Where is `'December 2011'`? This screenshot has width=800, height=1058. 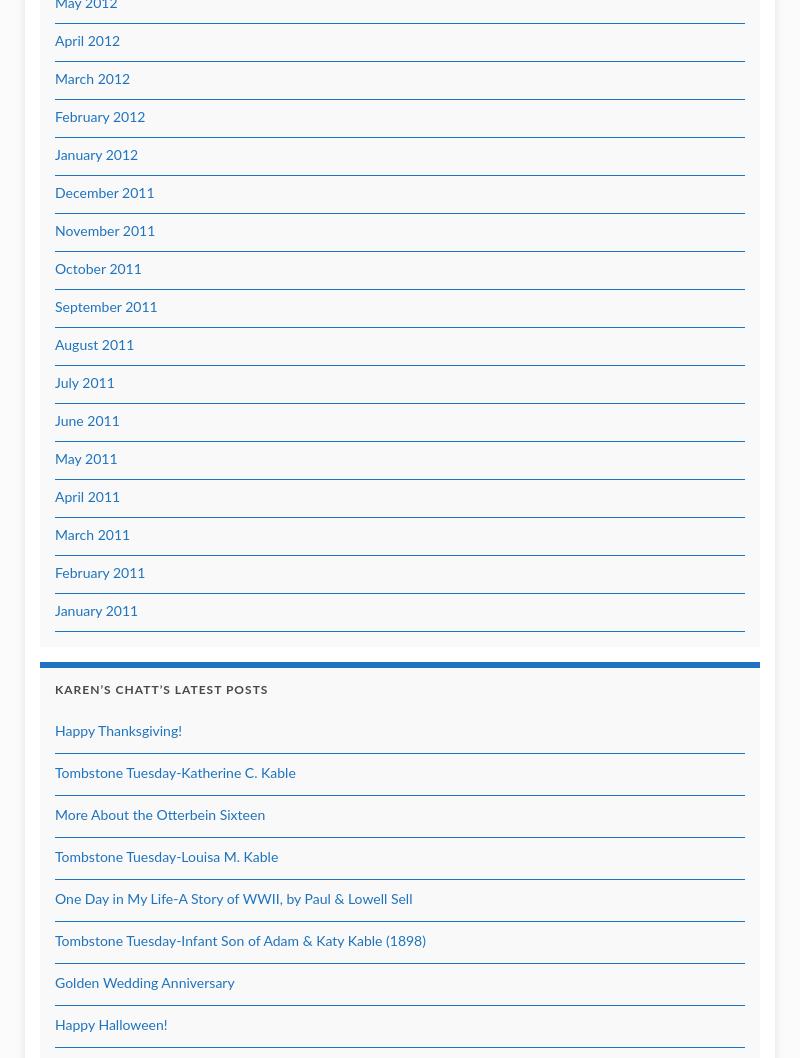
'December 2011' is located at coordinates (103, 194).